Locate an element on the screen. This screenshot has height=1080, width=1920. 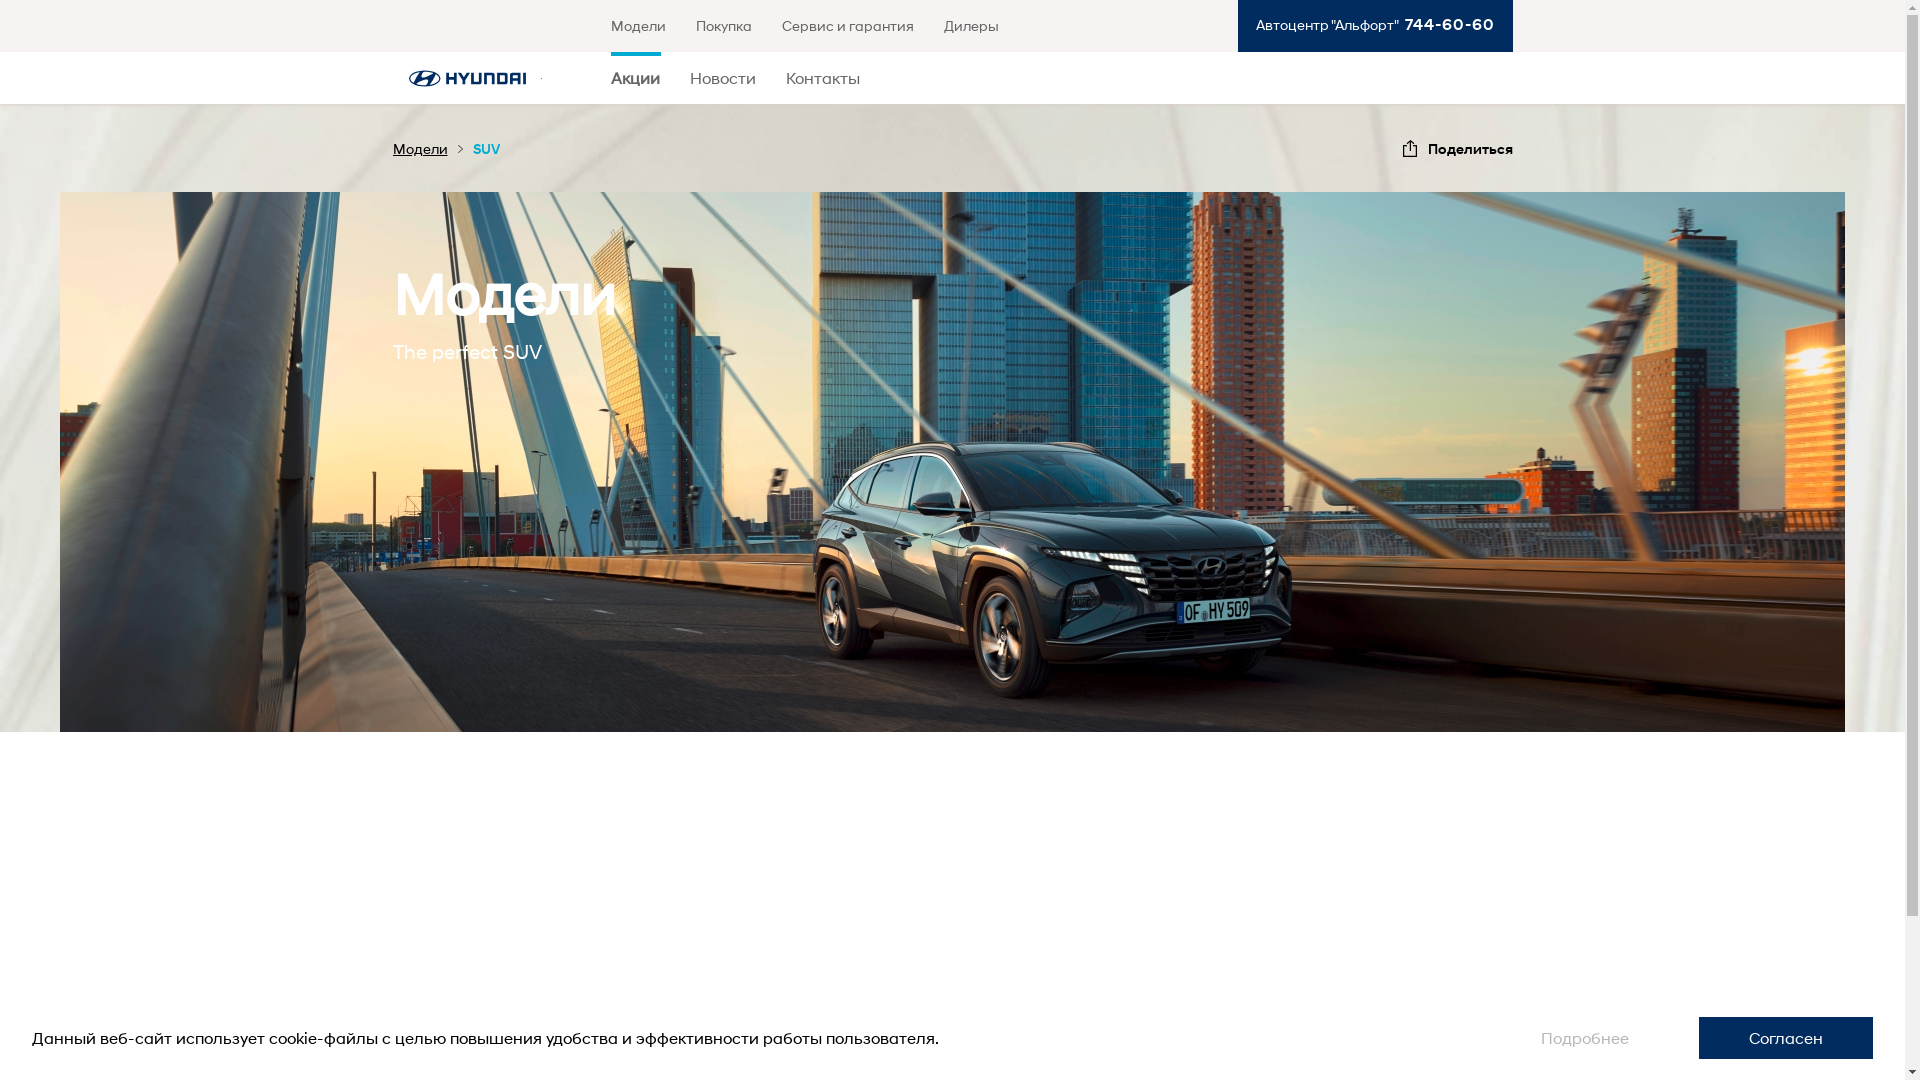
'SUV' is located at coordinates (470, 147).